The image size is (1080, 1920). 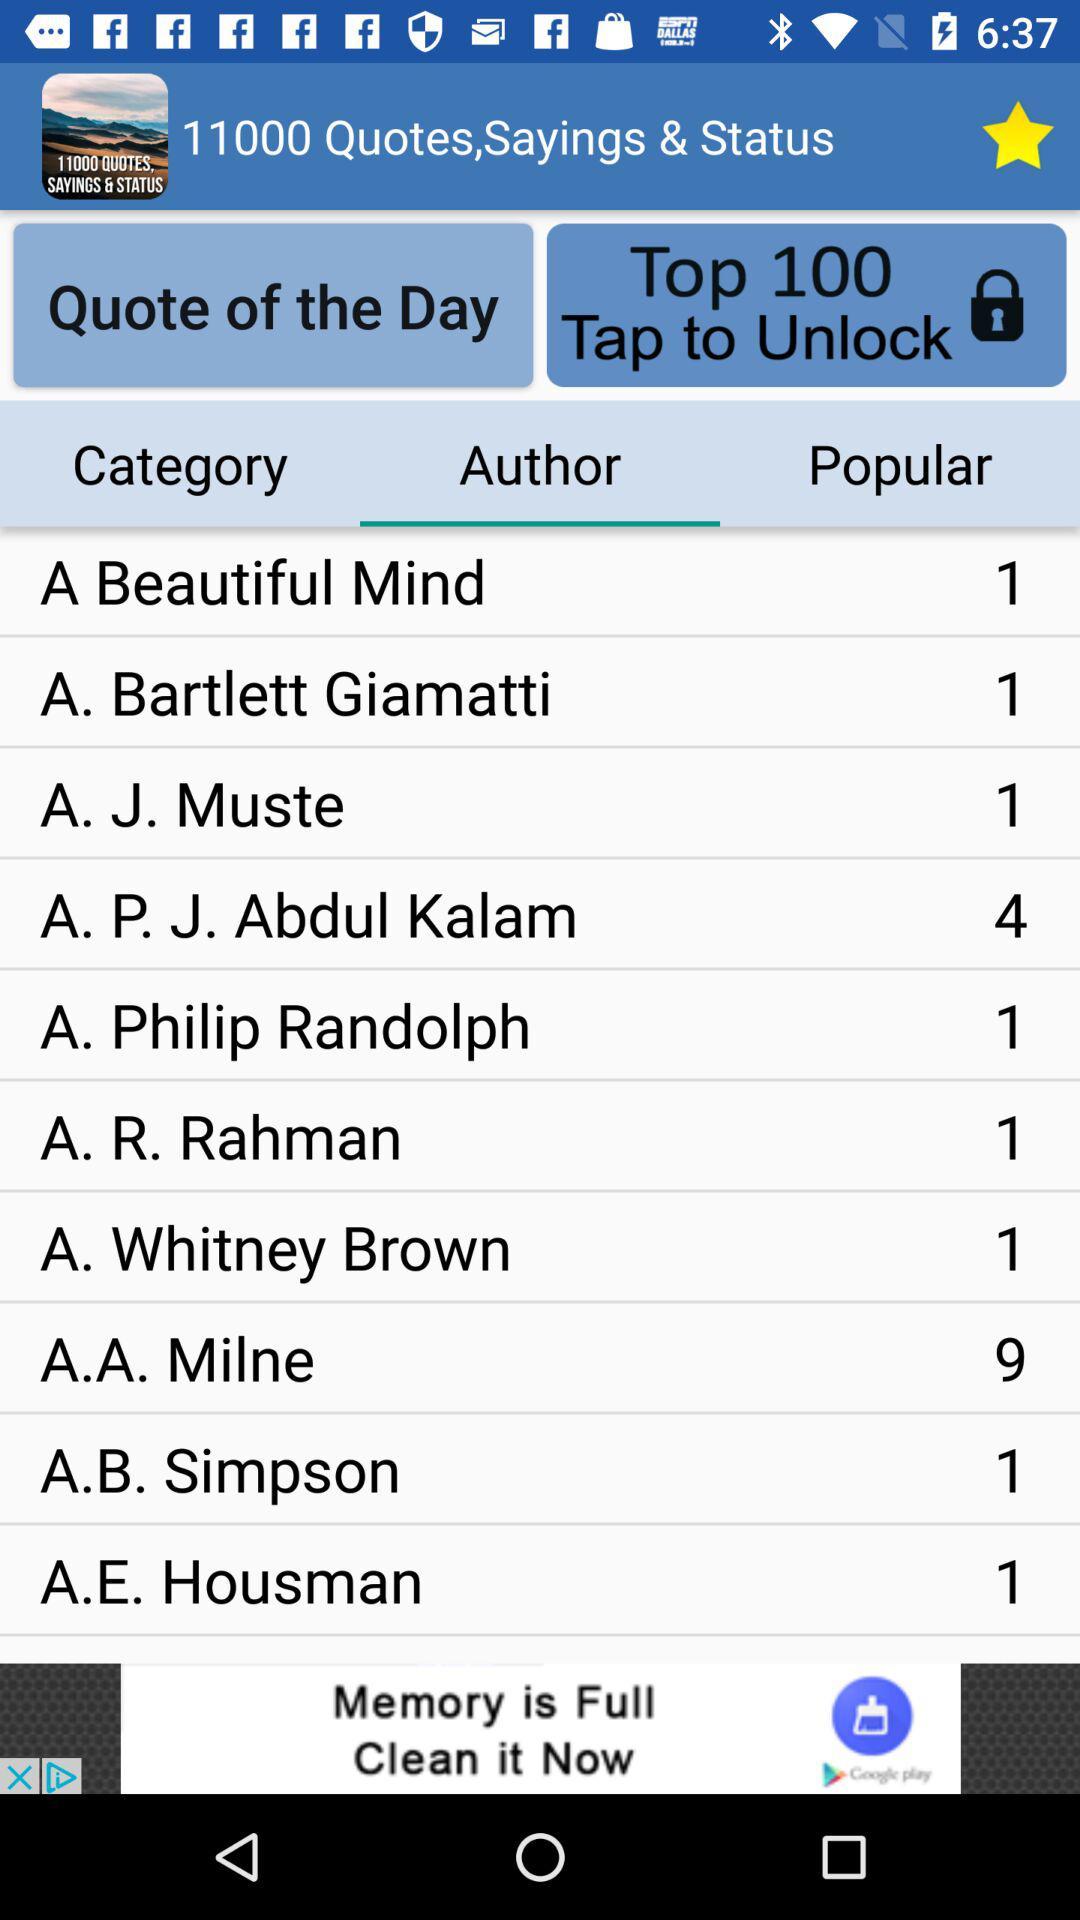 What do you see at coordinates (805, 304) in the screenshot?
I see `the blue color button above popular` at bounding box center [805, 304].